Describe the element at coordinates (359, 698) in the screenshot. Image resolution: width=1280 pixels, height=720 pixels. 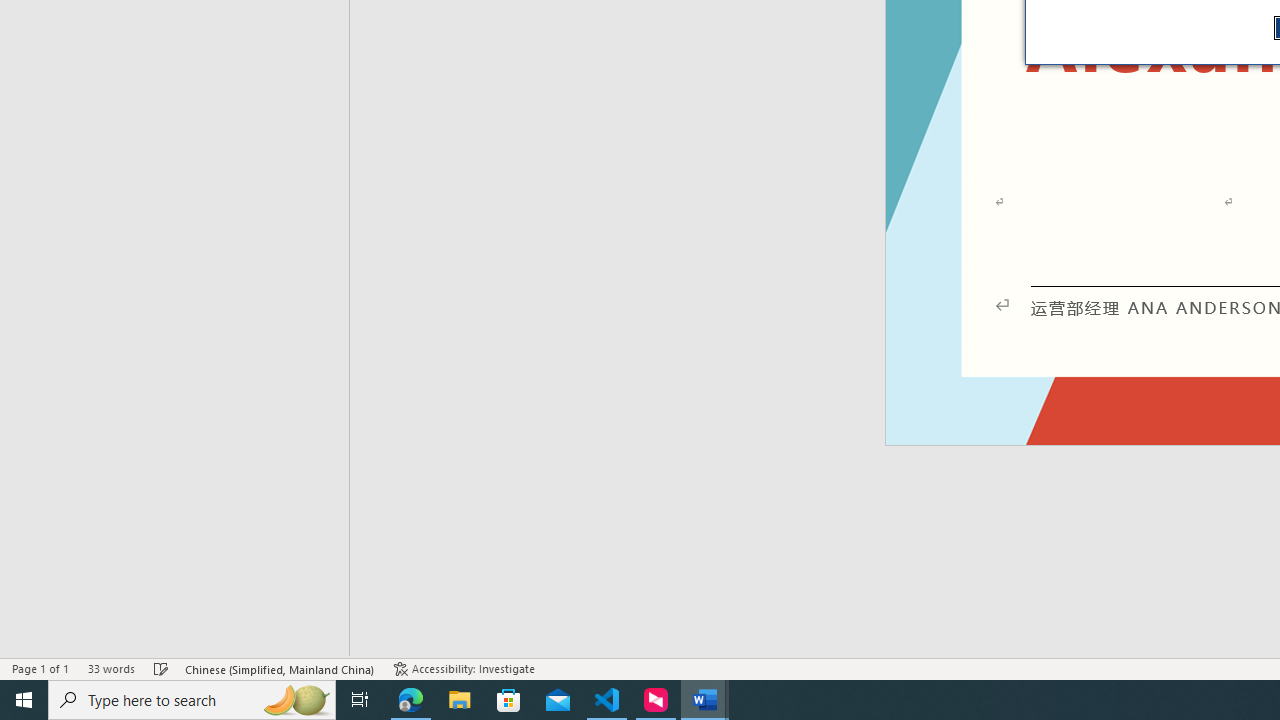
I see `'Task View'` at that location.